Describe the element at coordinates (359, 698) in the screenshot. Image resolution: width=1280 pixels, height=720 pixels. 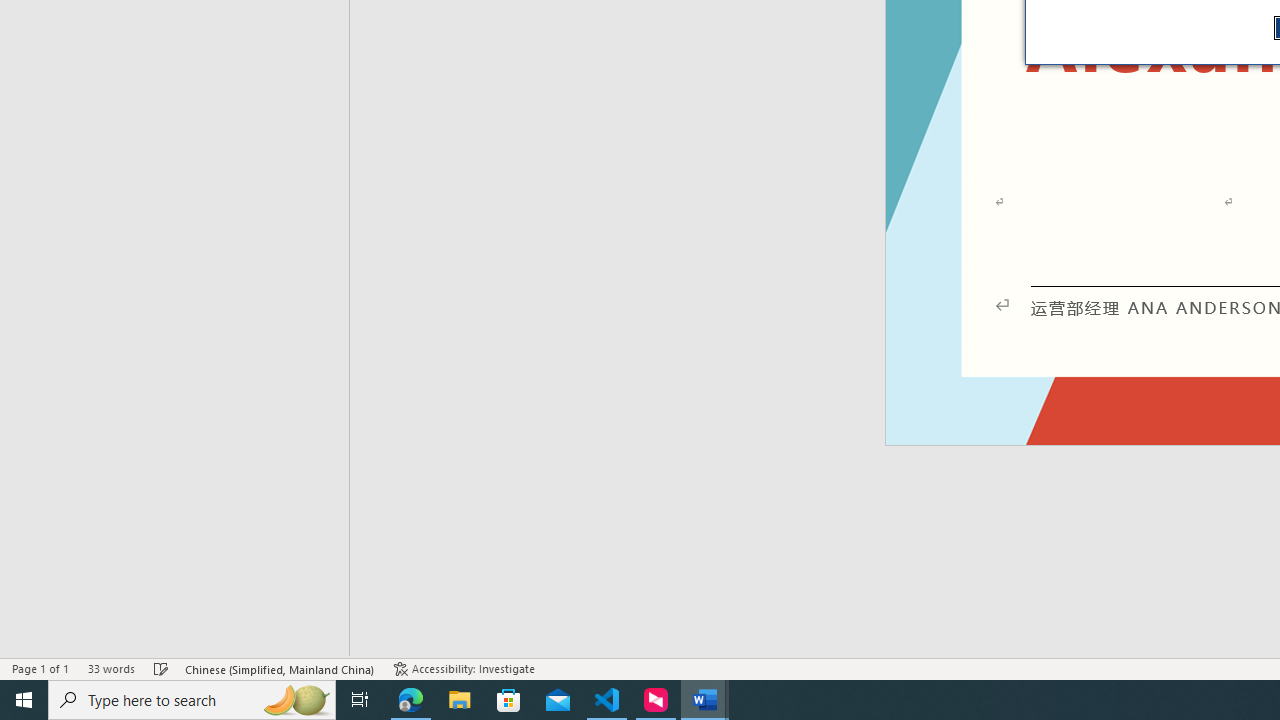
I see `'Task View'` at that location.